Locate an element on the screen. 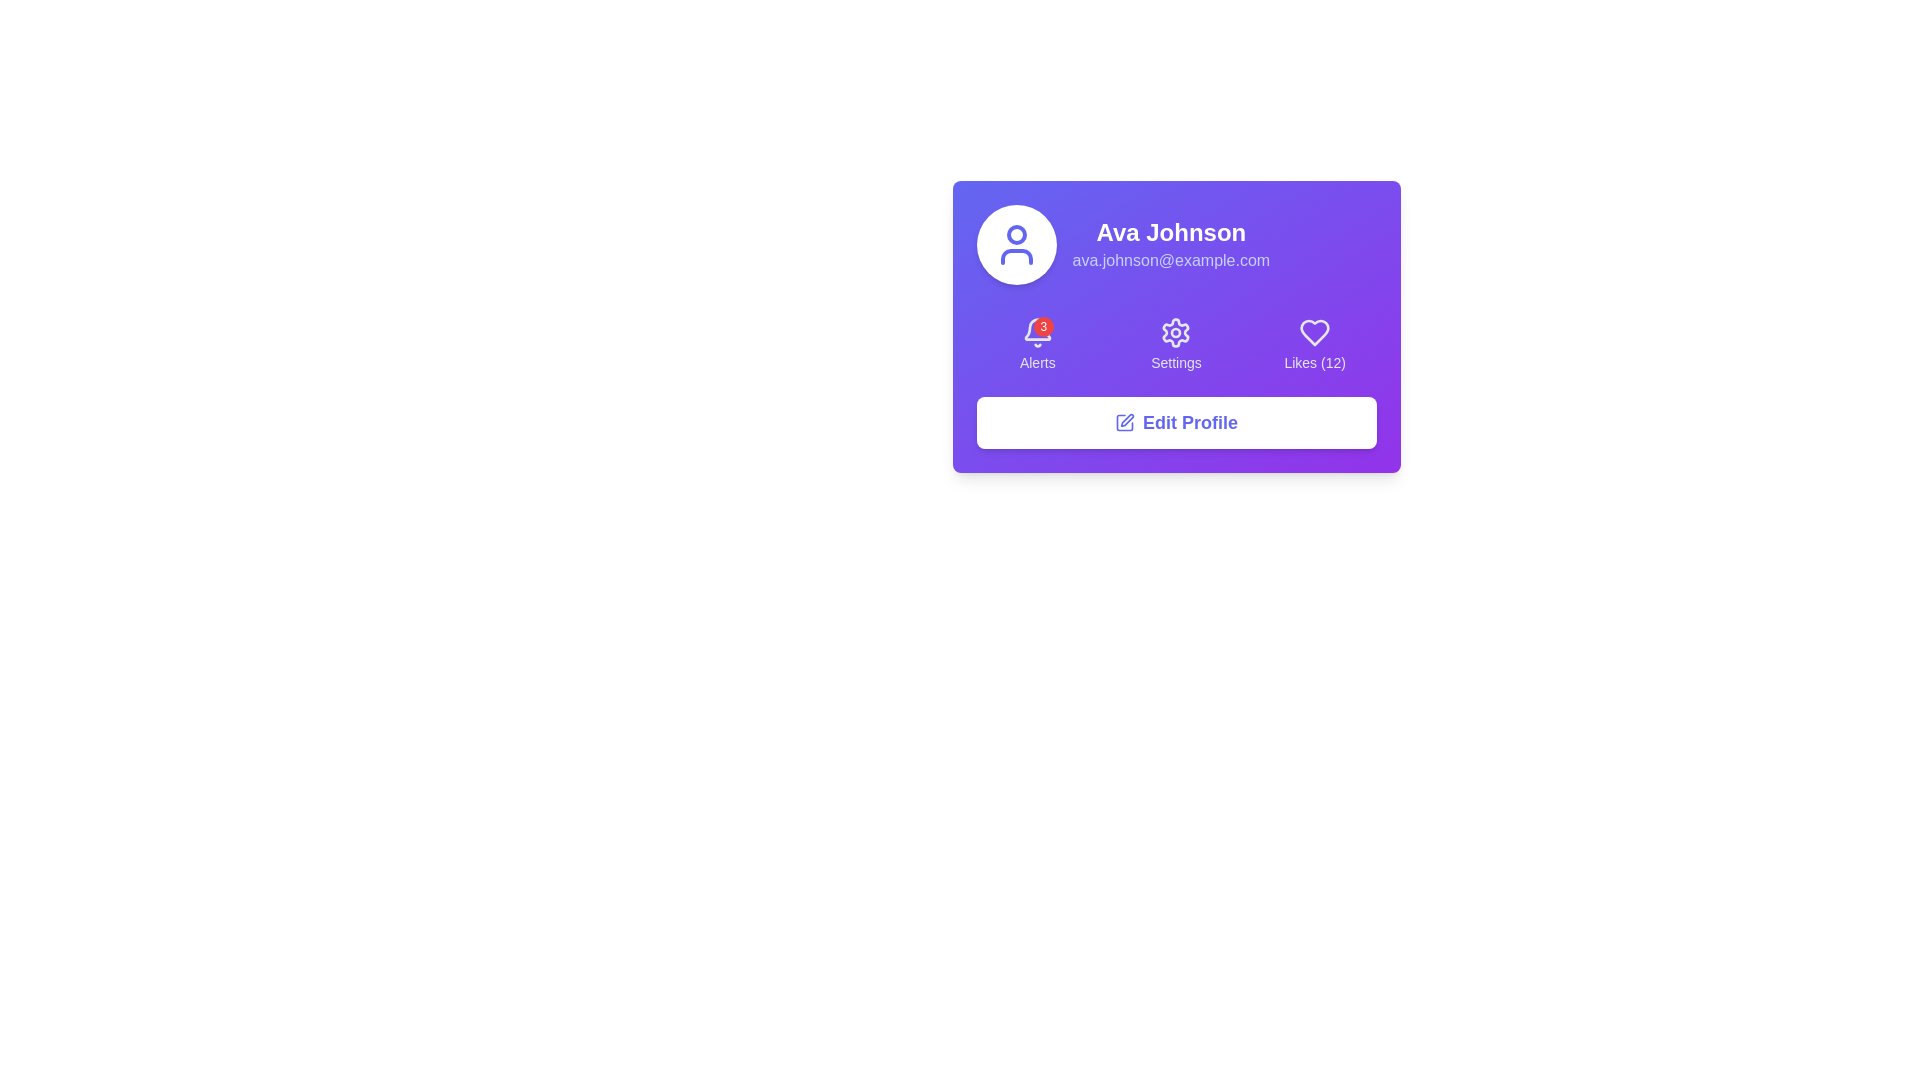  the 'Alerts' text label, which is displayed in a small-sized gray font and is positioned below a bell icon with a badge in a card layout is located at coordinates (1037, 362).